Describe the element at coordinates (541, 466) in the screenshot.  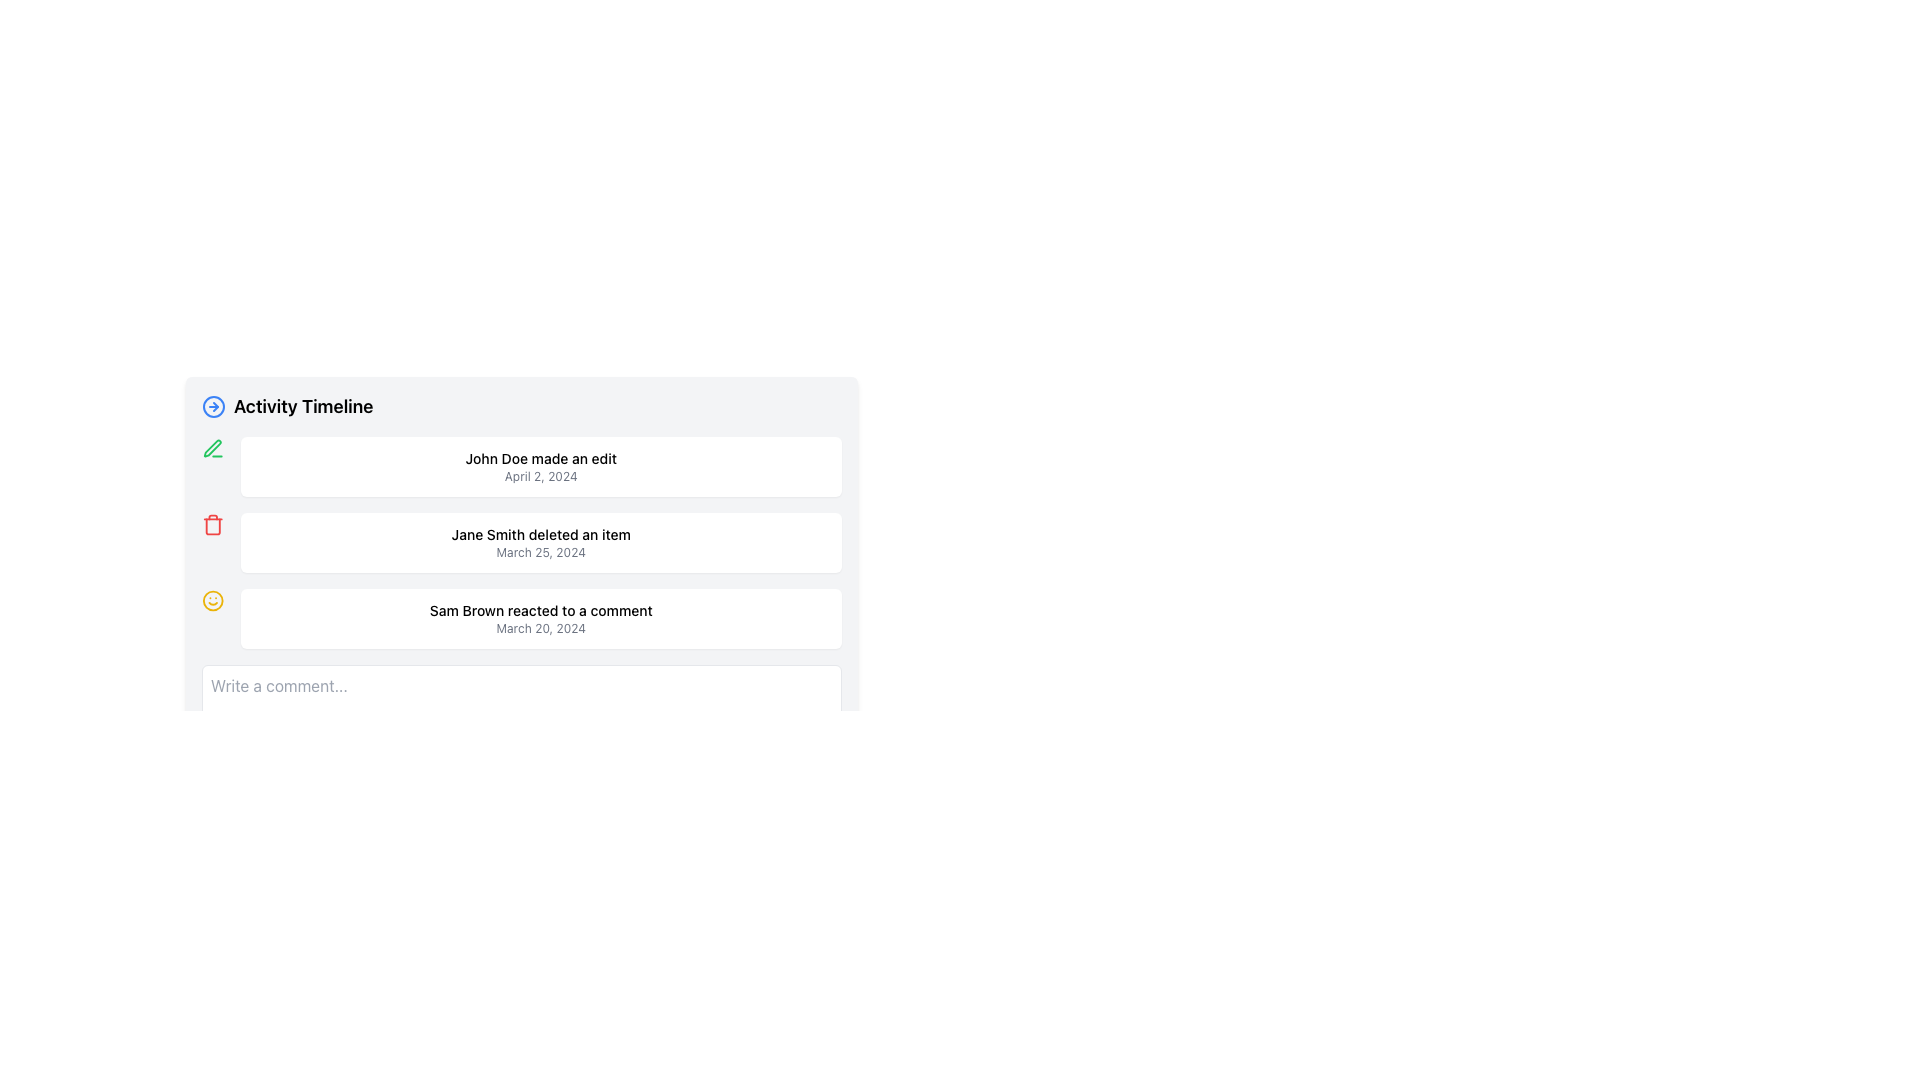
I see `the Text Box displaying the user's activity log entry, located in the middle section of the activity timeline, directly above 'Jane Smith deleted an item'` at that location.